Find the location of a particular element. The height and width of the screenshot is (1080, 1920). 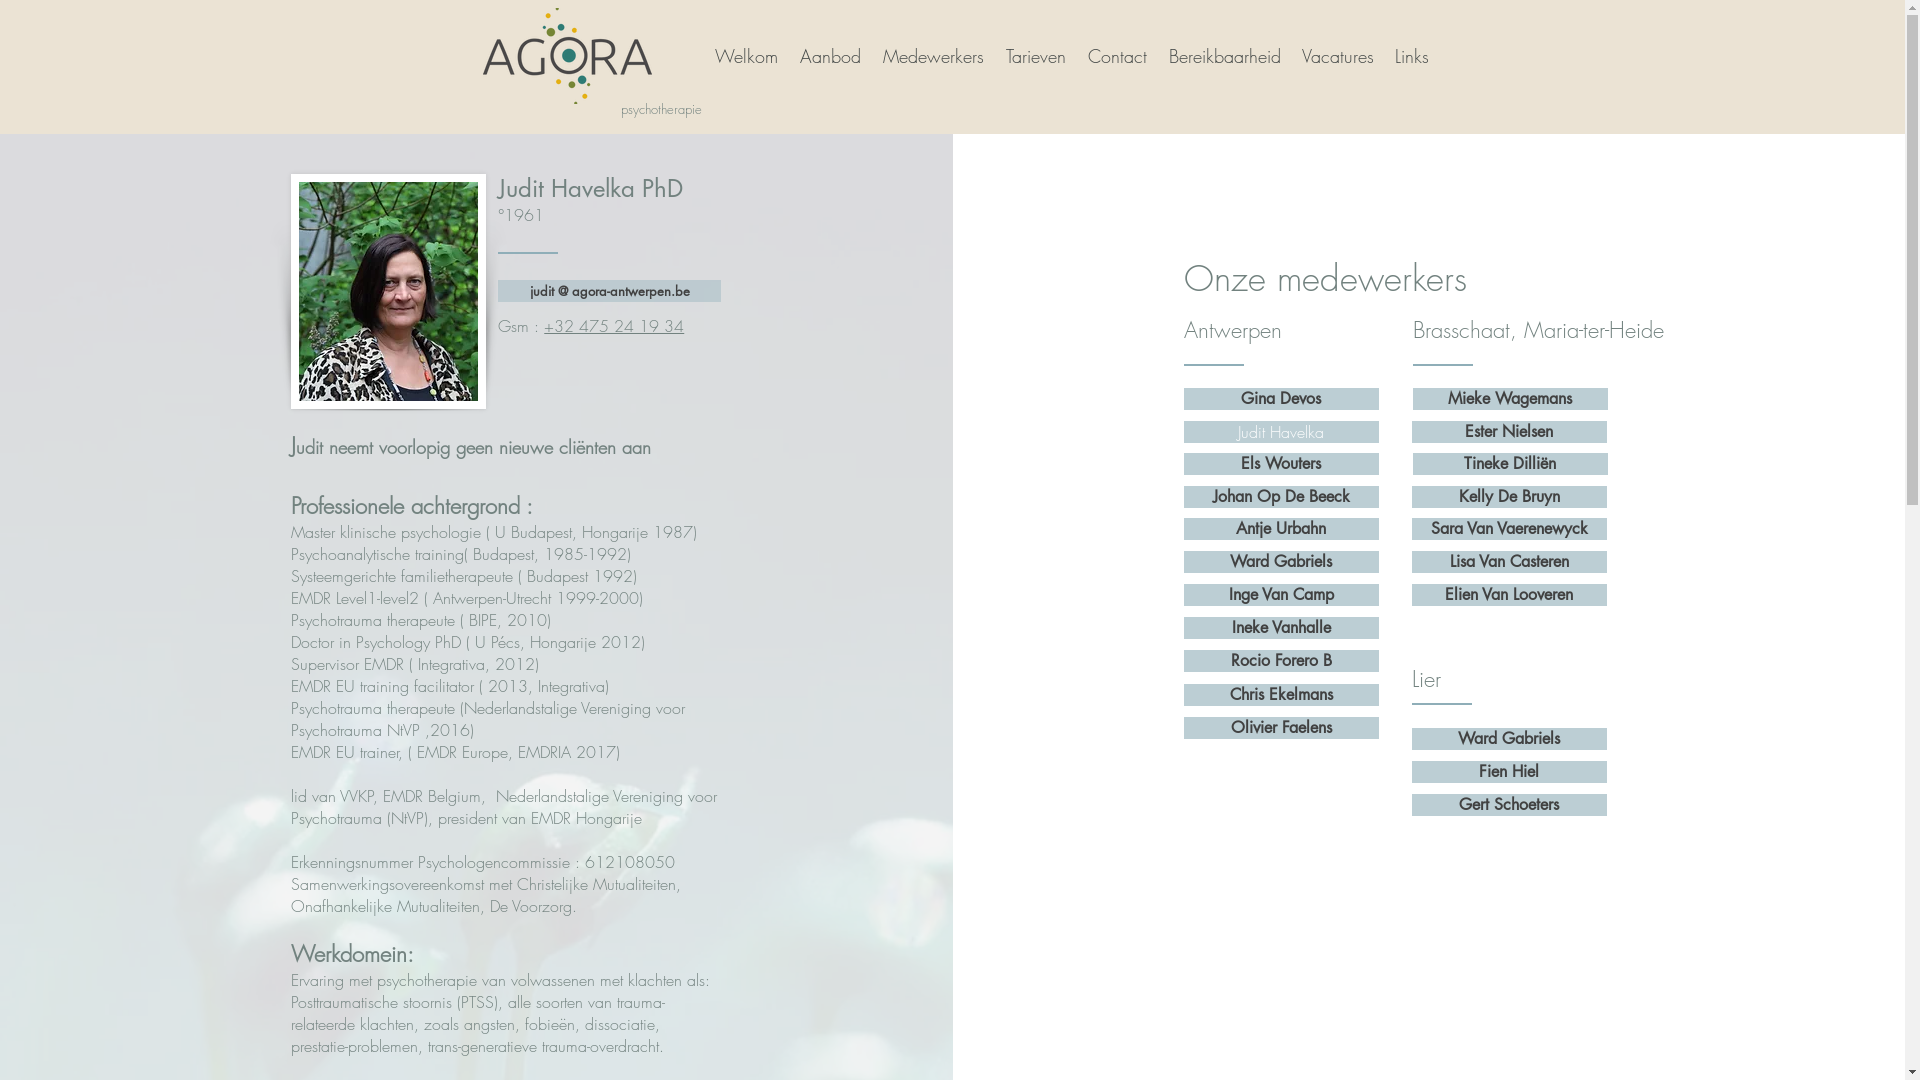

'Aanbod' is located at coordinates (829, 55).